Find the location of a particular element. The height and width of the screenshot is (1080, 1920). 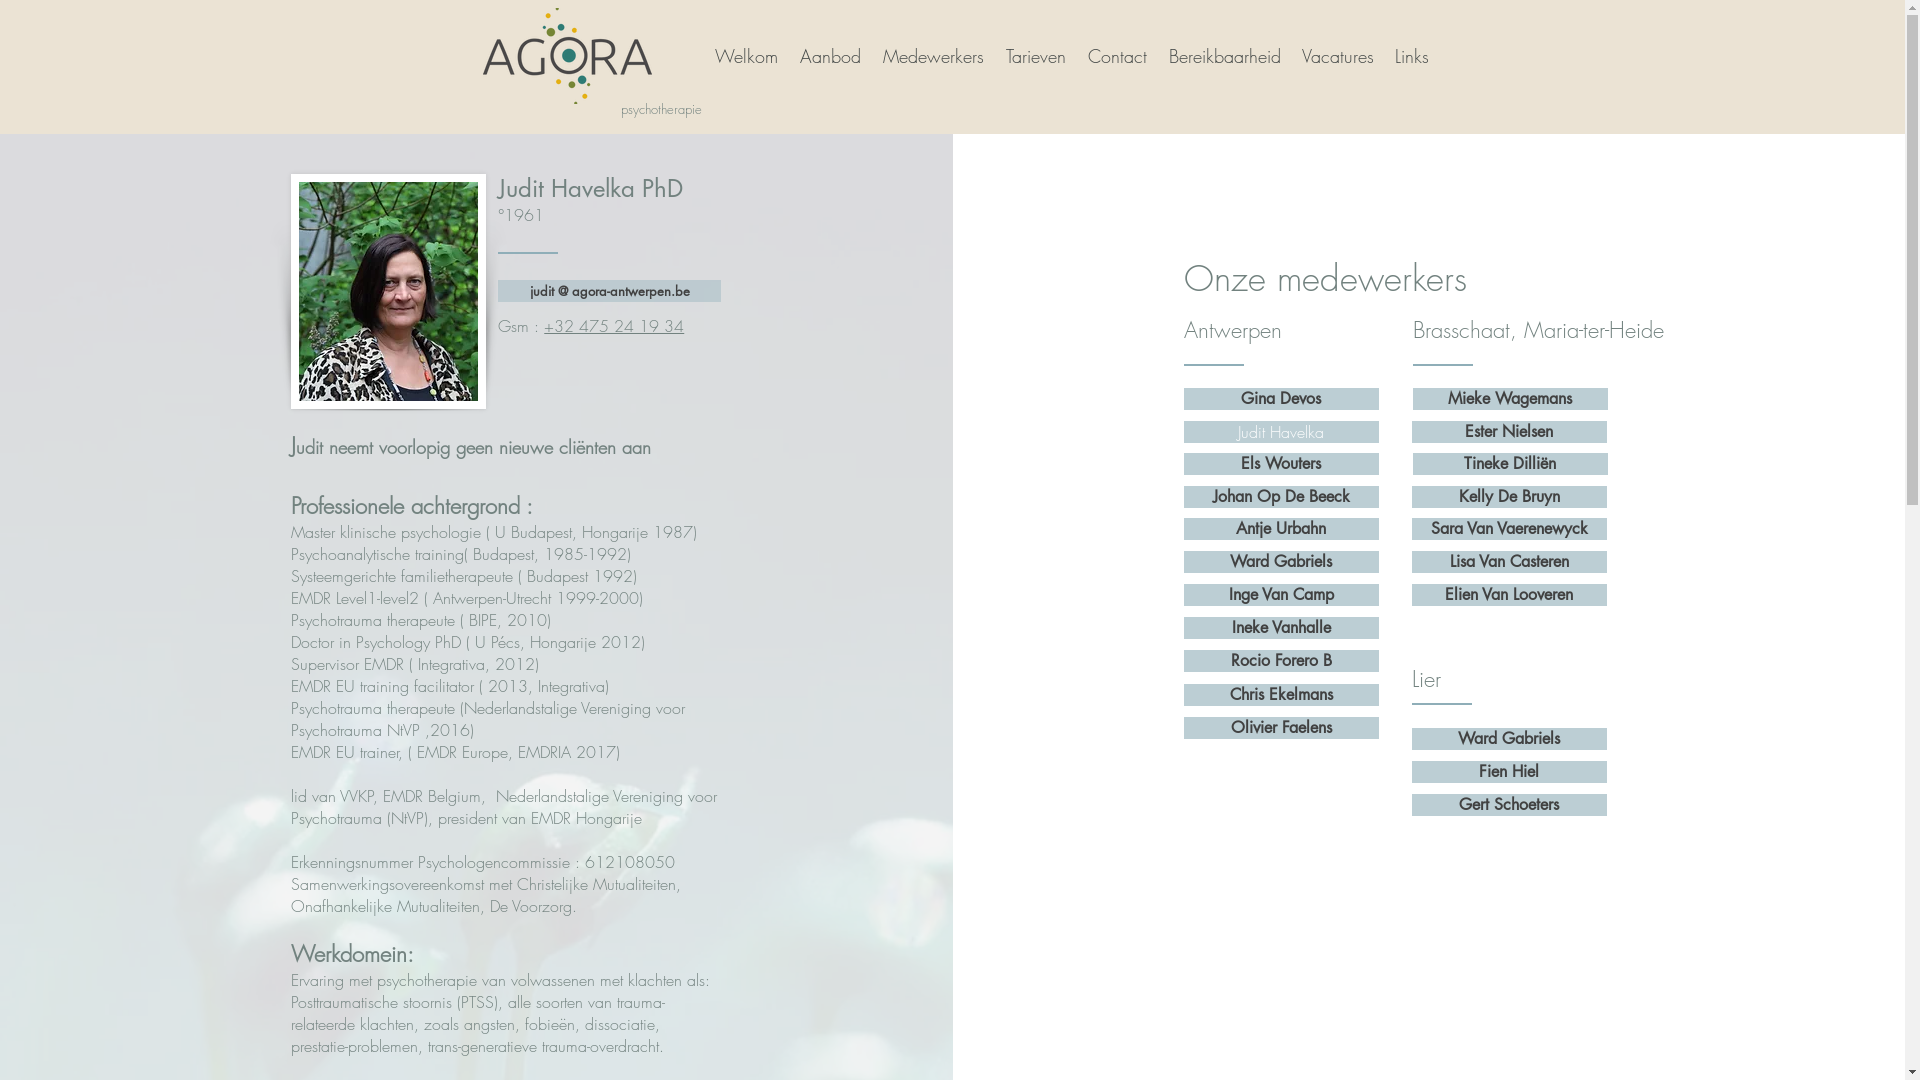

'Aanbod' is located at coordinates (829, 55).